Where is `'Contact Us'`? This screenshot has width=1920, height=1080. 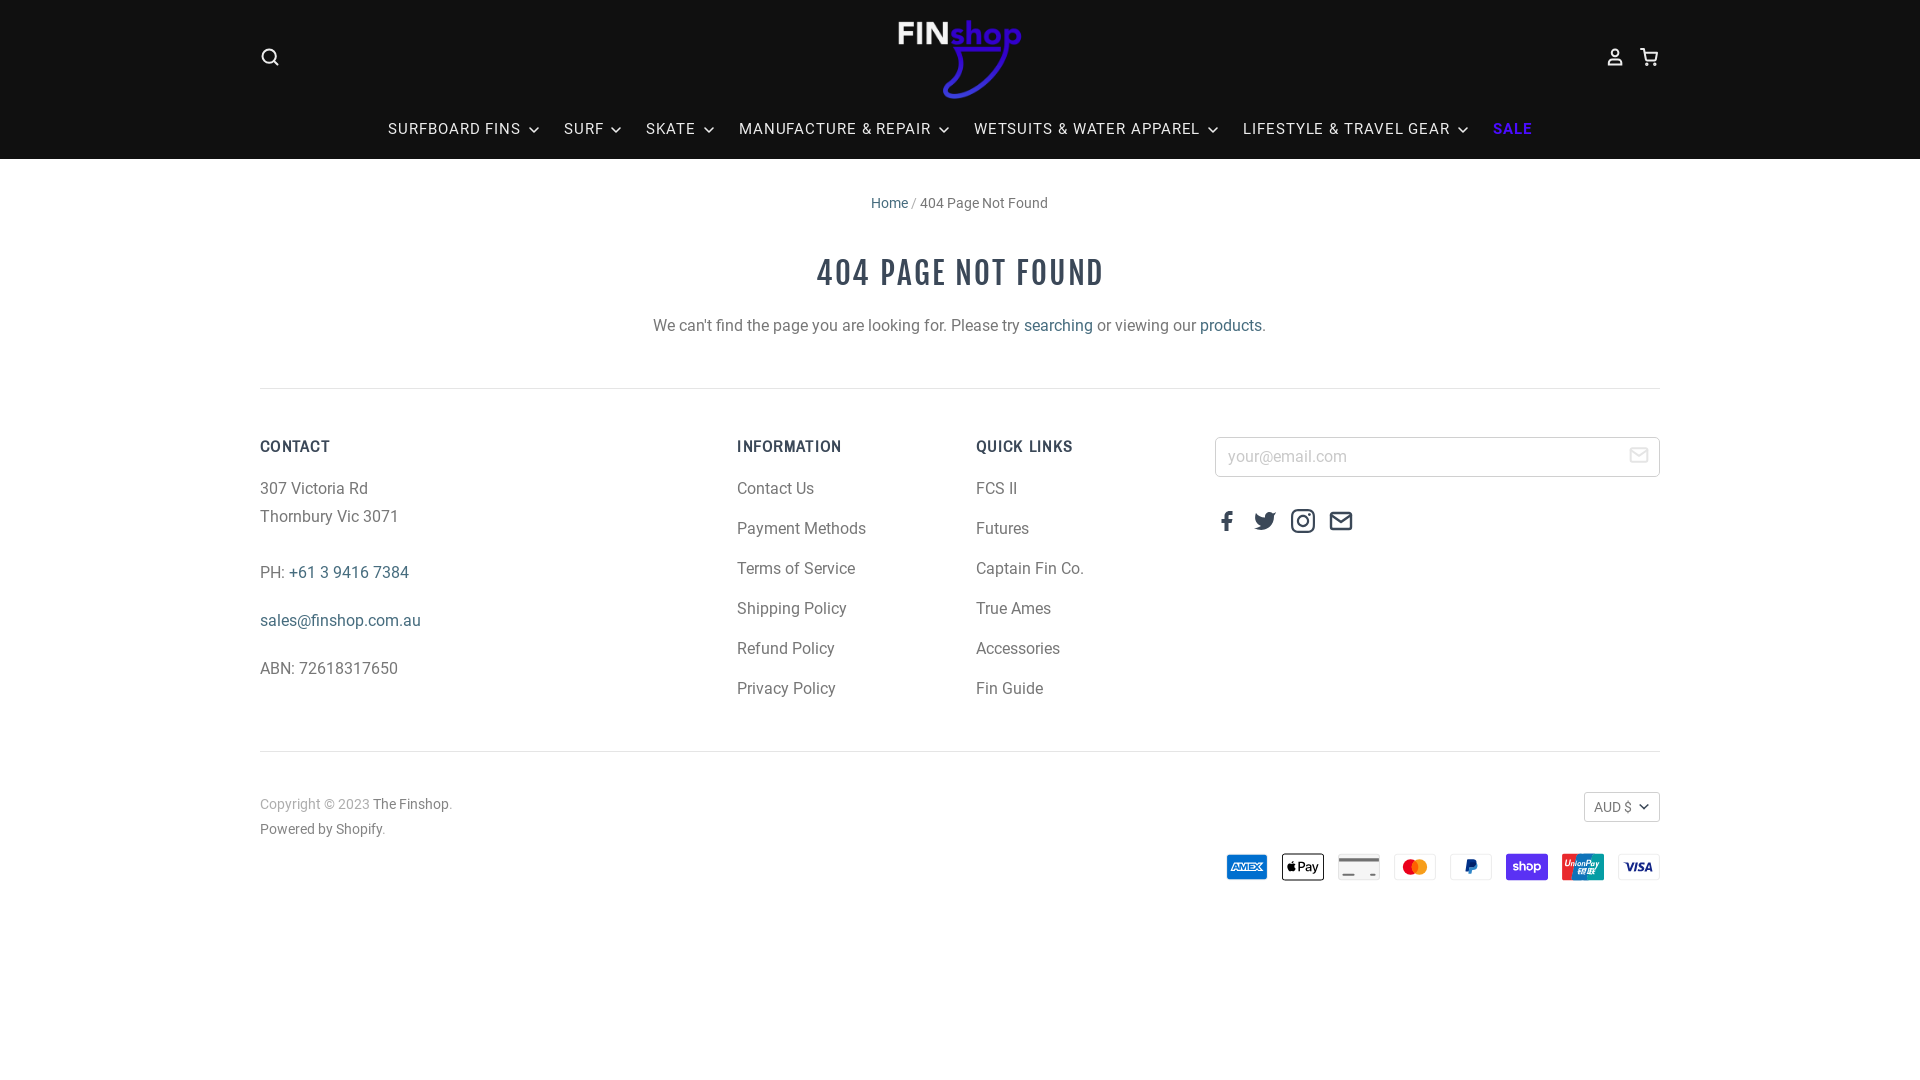 'Contact Us' is located at coordinates (774, 488).